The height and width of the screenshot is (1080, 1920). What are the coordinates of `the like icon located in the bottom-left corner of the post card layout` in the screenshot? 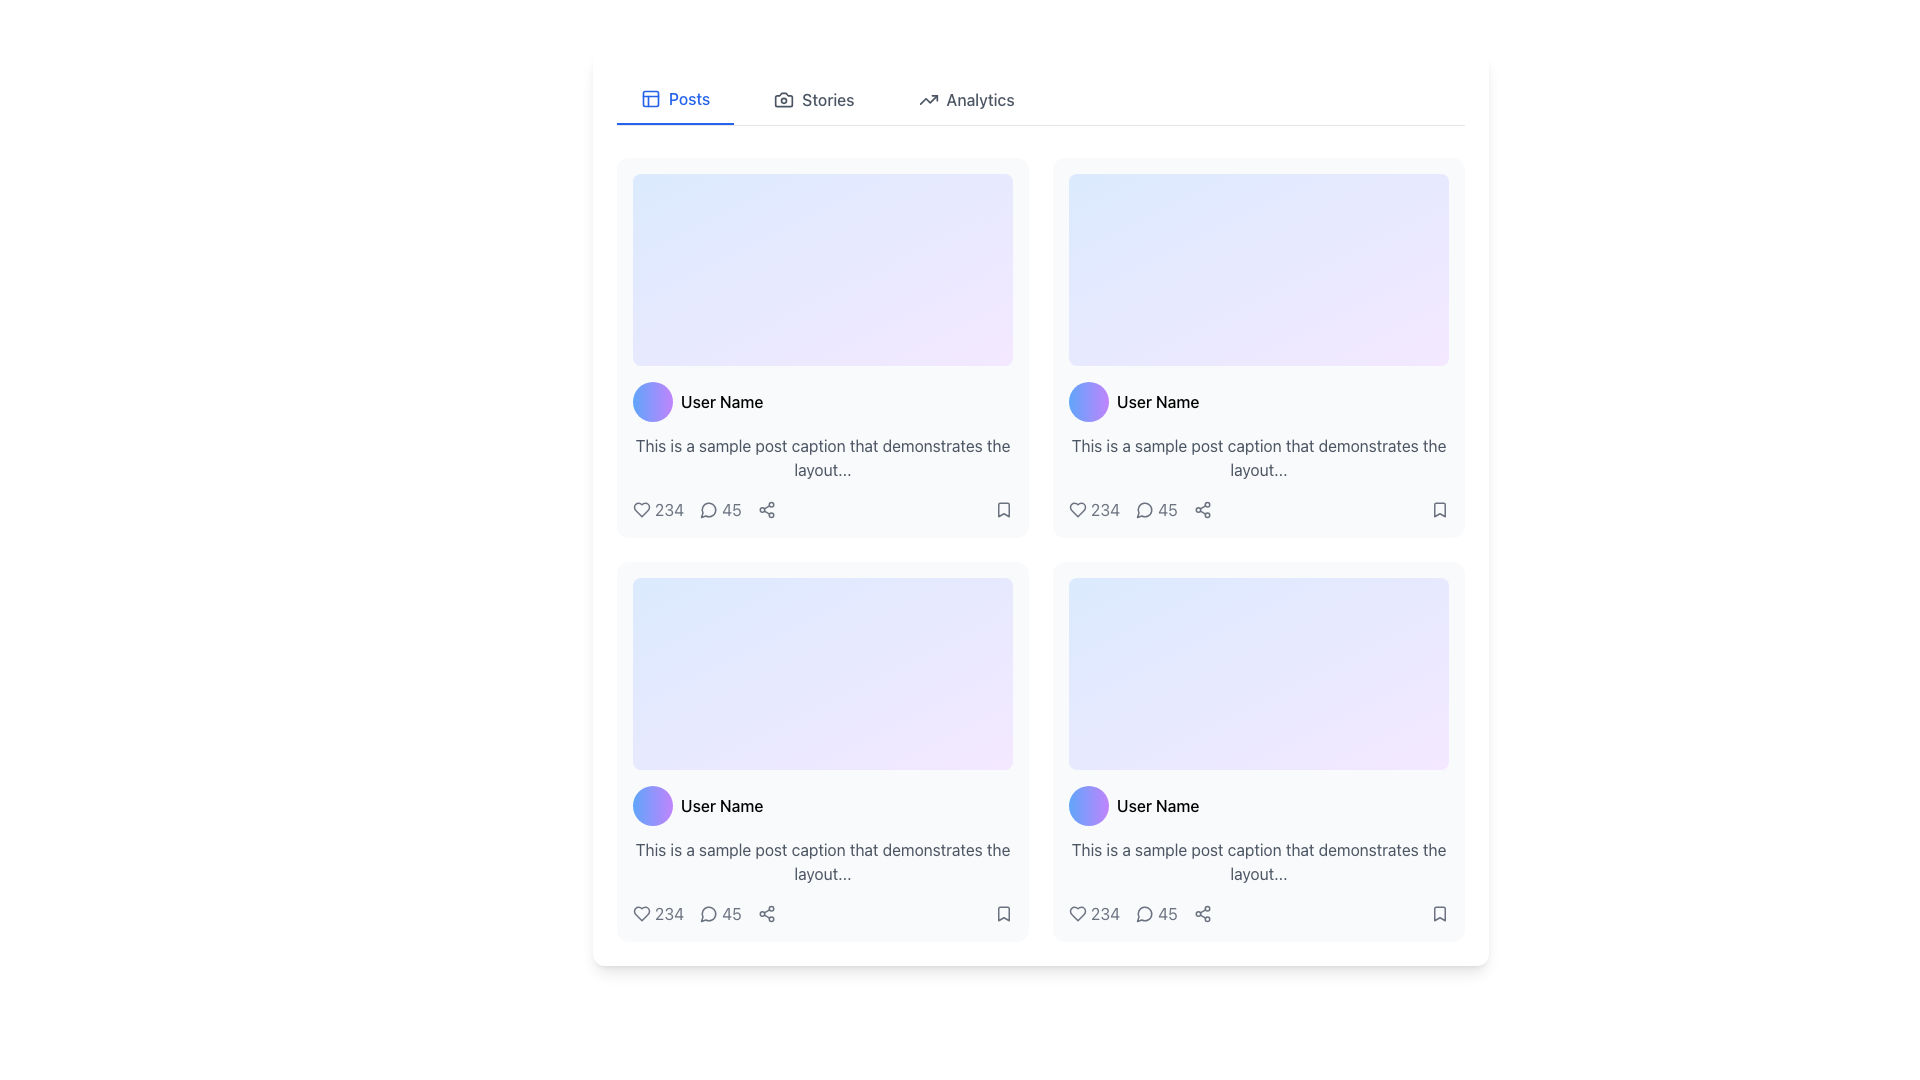 It's located at (642, 914).